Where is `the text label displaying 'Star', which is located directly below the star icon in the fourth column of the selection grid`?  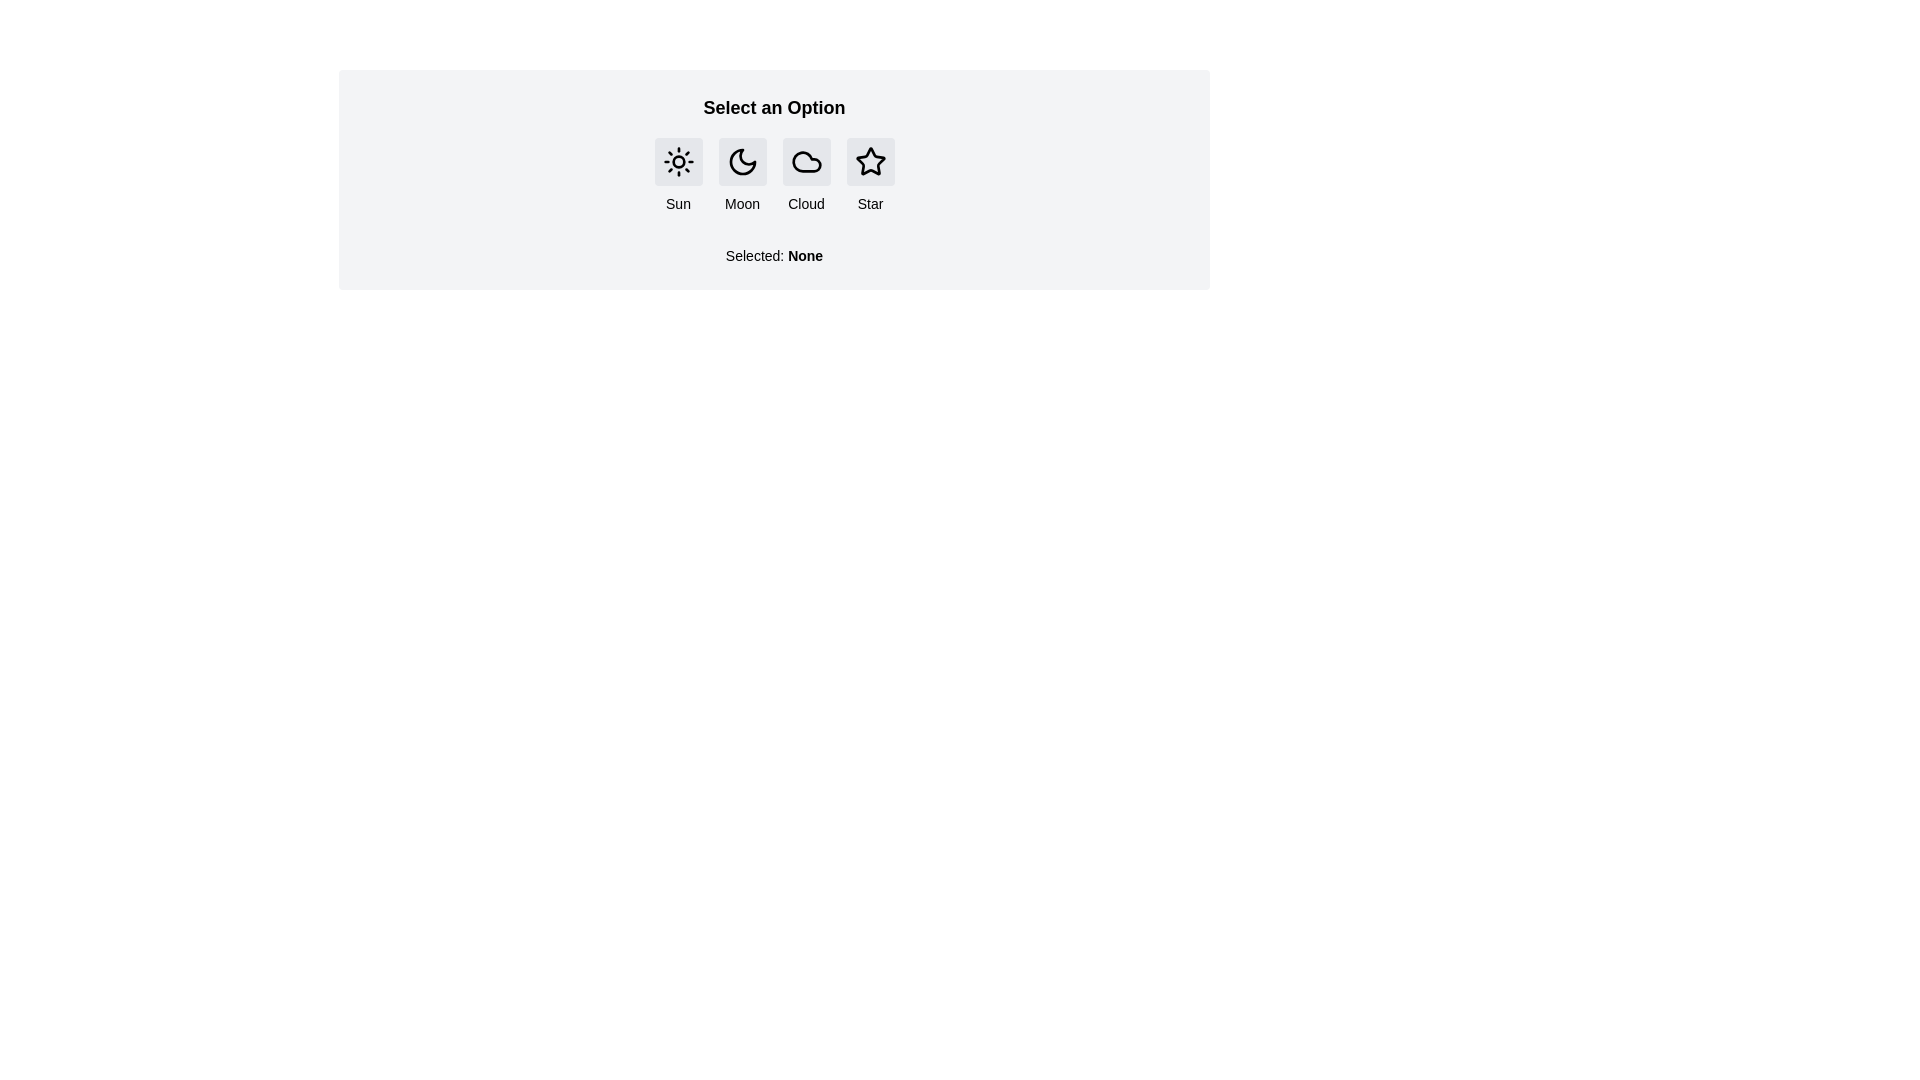 the text label displaying 'Star', which is located directly below the star icon in the fourth column of the selection grid is located at coordinates (870, 204).